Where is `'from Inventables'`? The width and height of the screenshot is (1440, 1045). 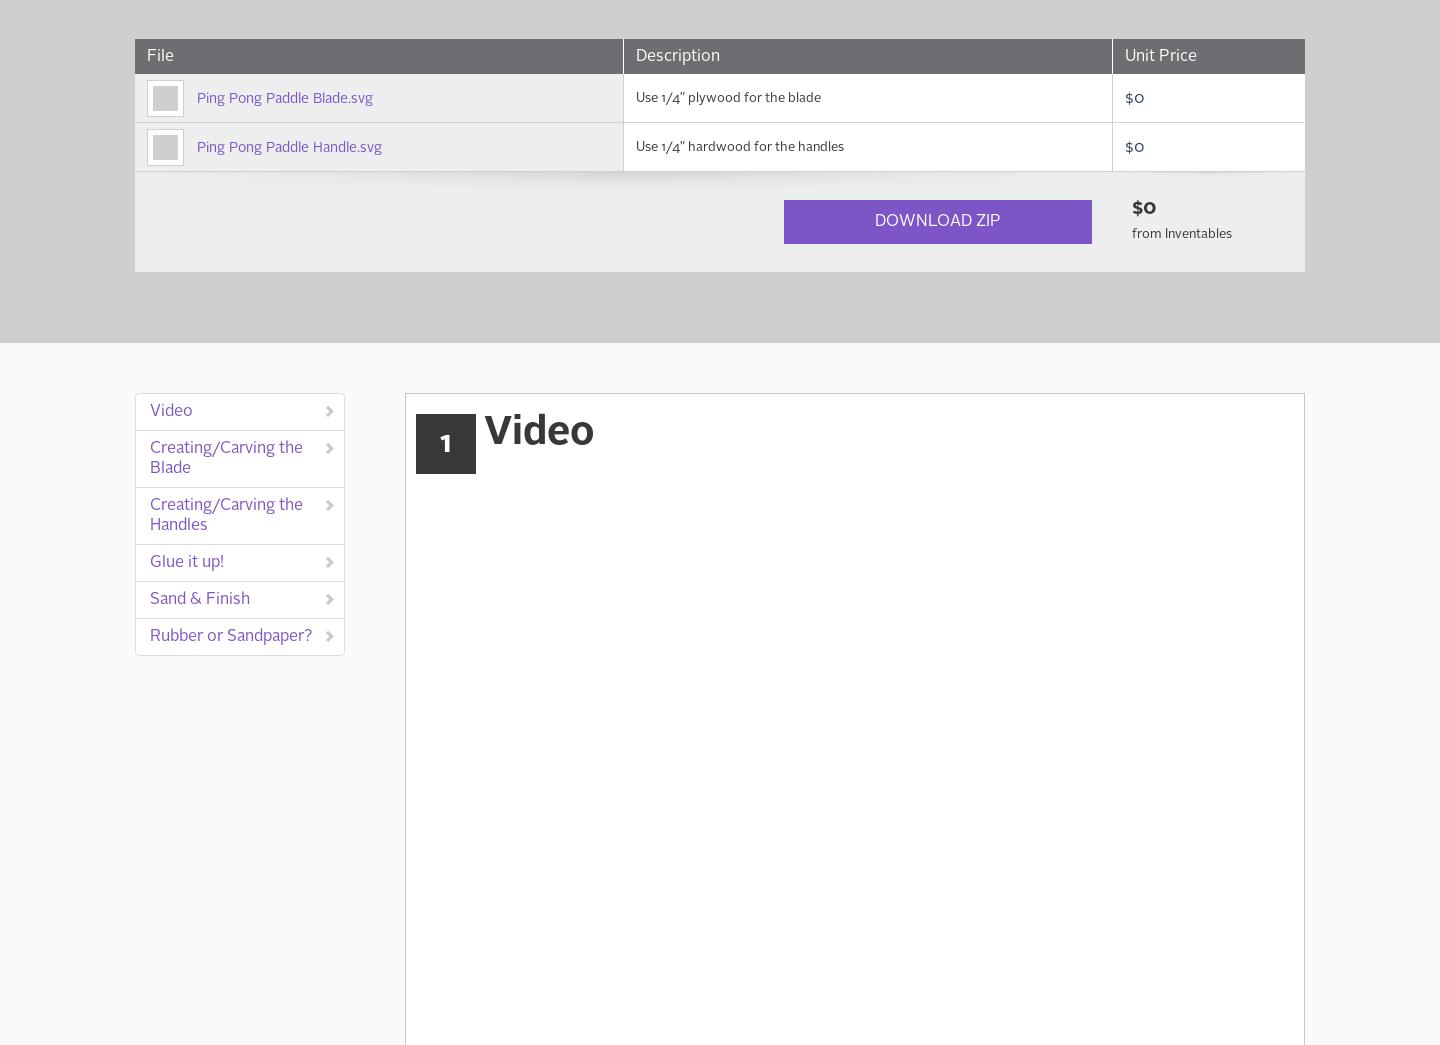
'from Inventables' is located at coordinates (1130, 233).